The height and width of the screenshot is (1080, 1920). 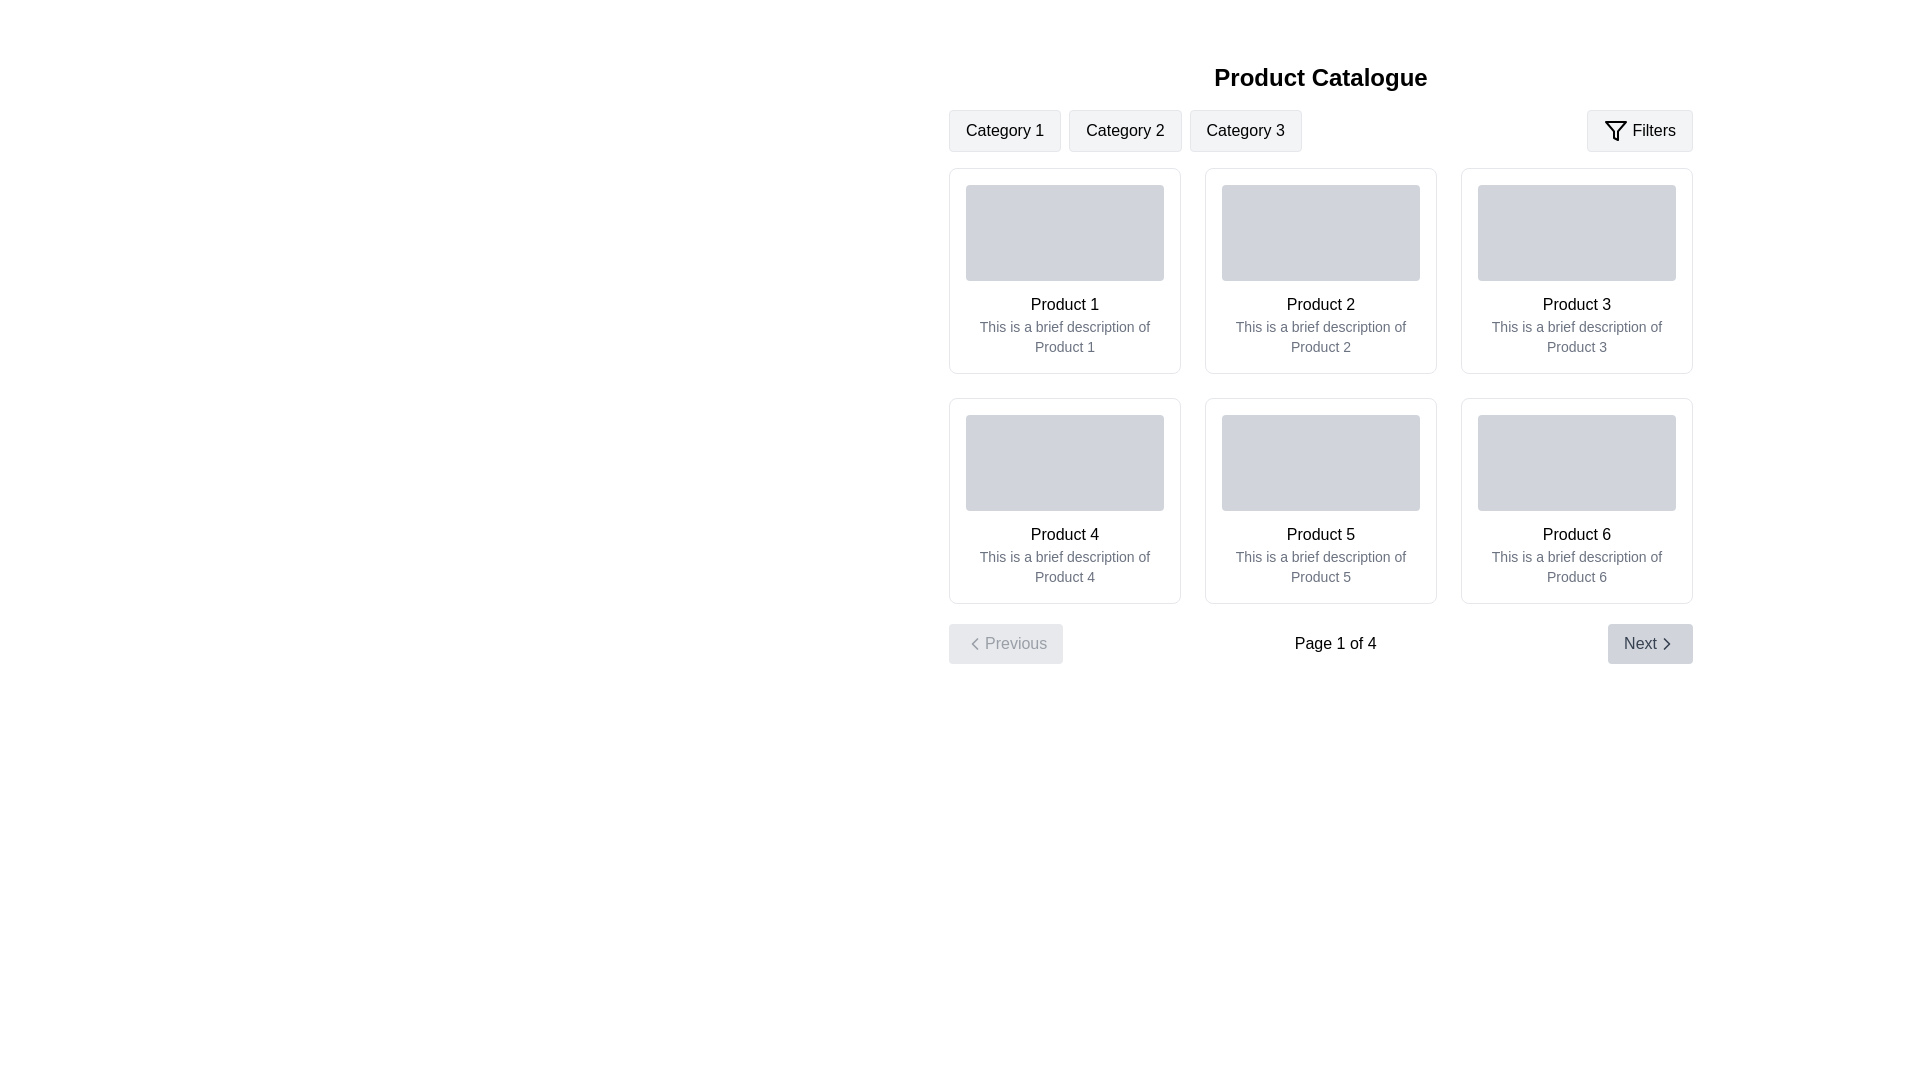 What do you see at coordinates (974, 644) in the screenshot?
I see `the leftward chevron icon used for navigation, which is part of the 'Previous' button at the bottom-left of the page` at bounding box center [974, 644].